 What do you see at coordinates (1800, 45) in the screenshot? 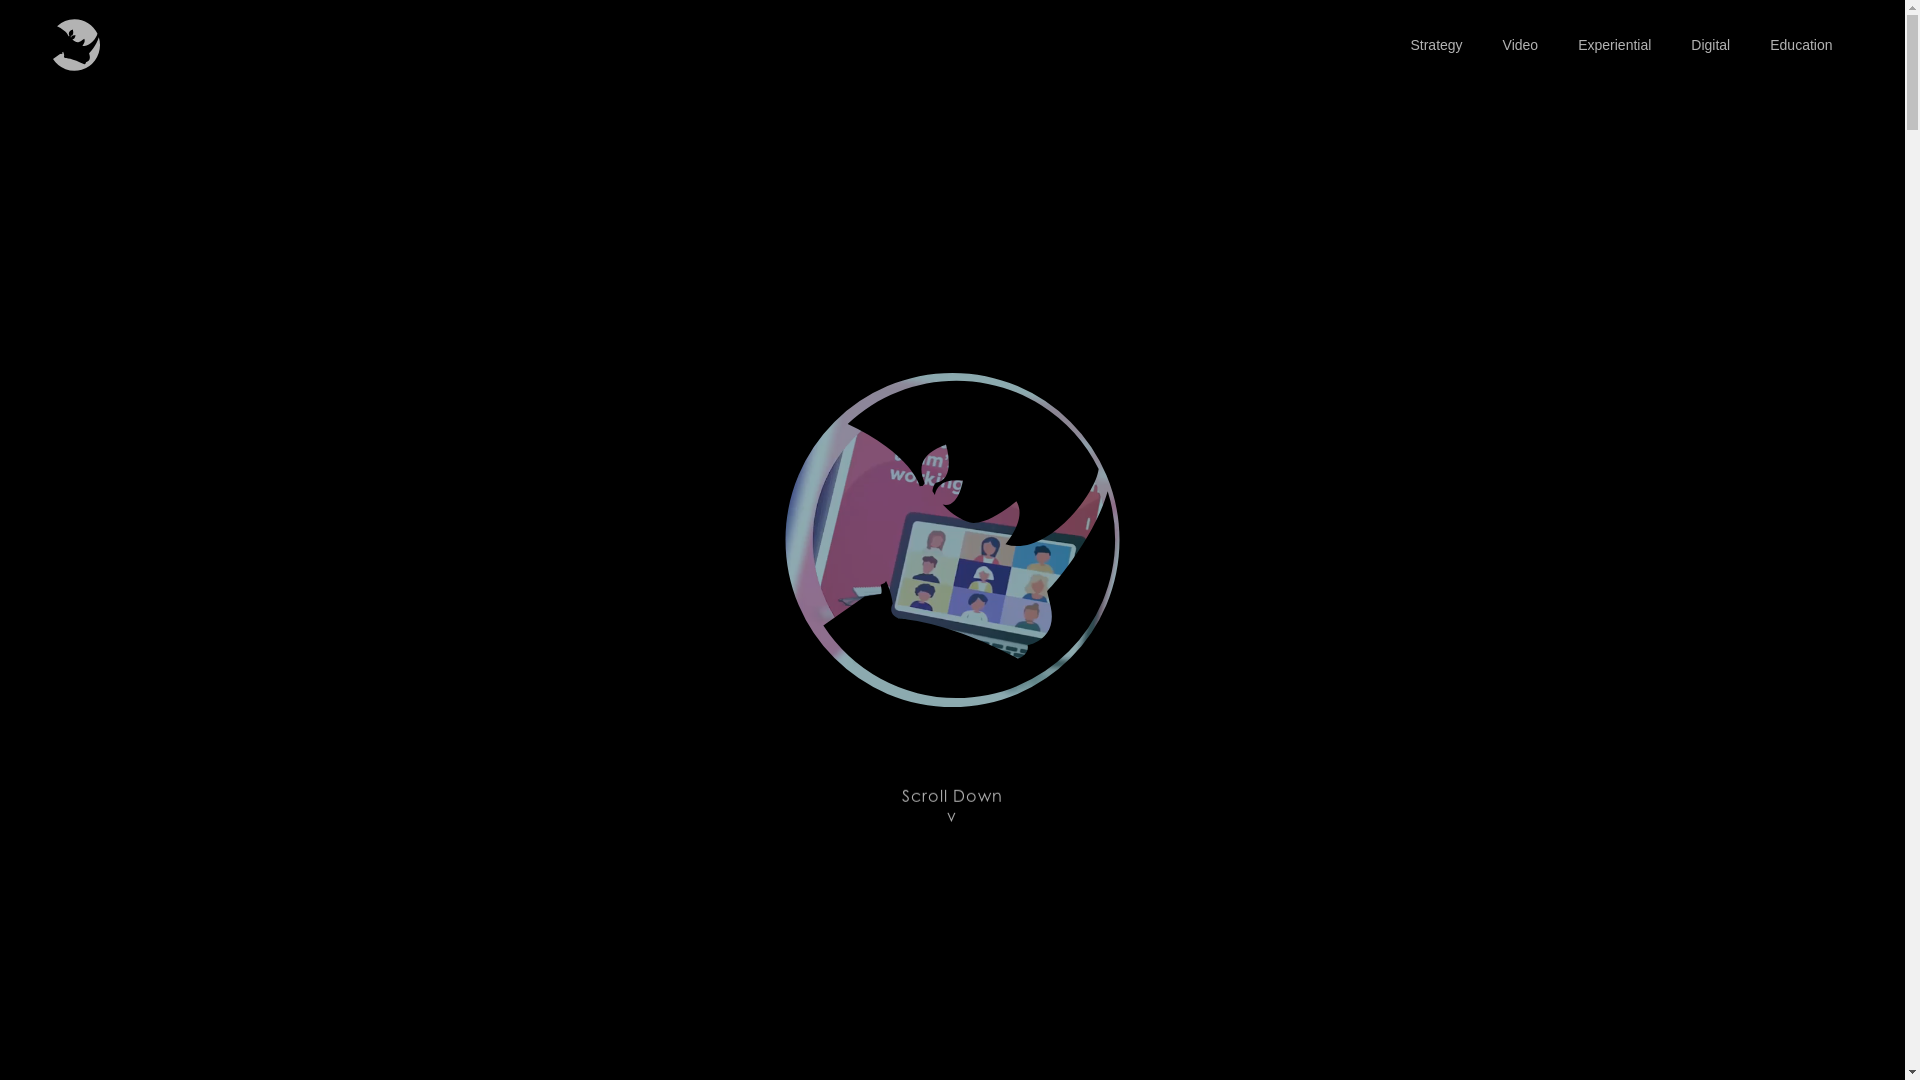
I see `'Education'` at bounding box center [1800, 45].